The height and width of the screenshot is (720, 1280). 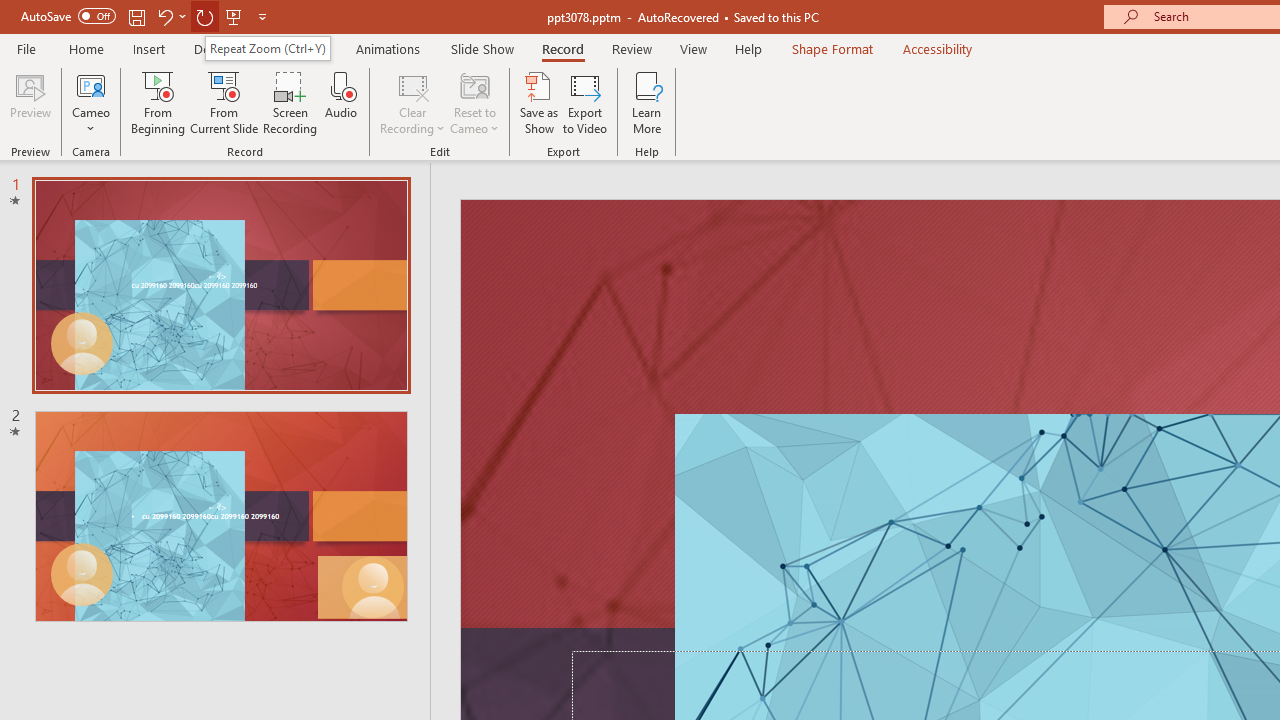 I want to click on 'Learn More', so click(x=647, y=103).